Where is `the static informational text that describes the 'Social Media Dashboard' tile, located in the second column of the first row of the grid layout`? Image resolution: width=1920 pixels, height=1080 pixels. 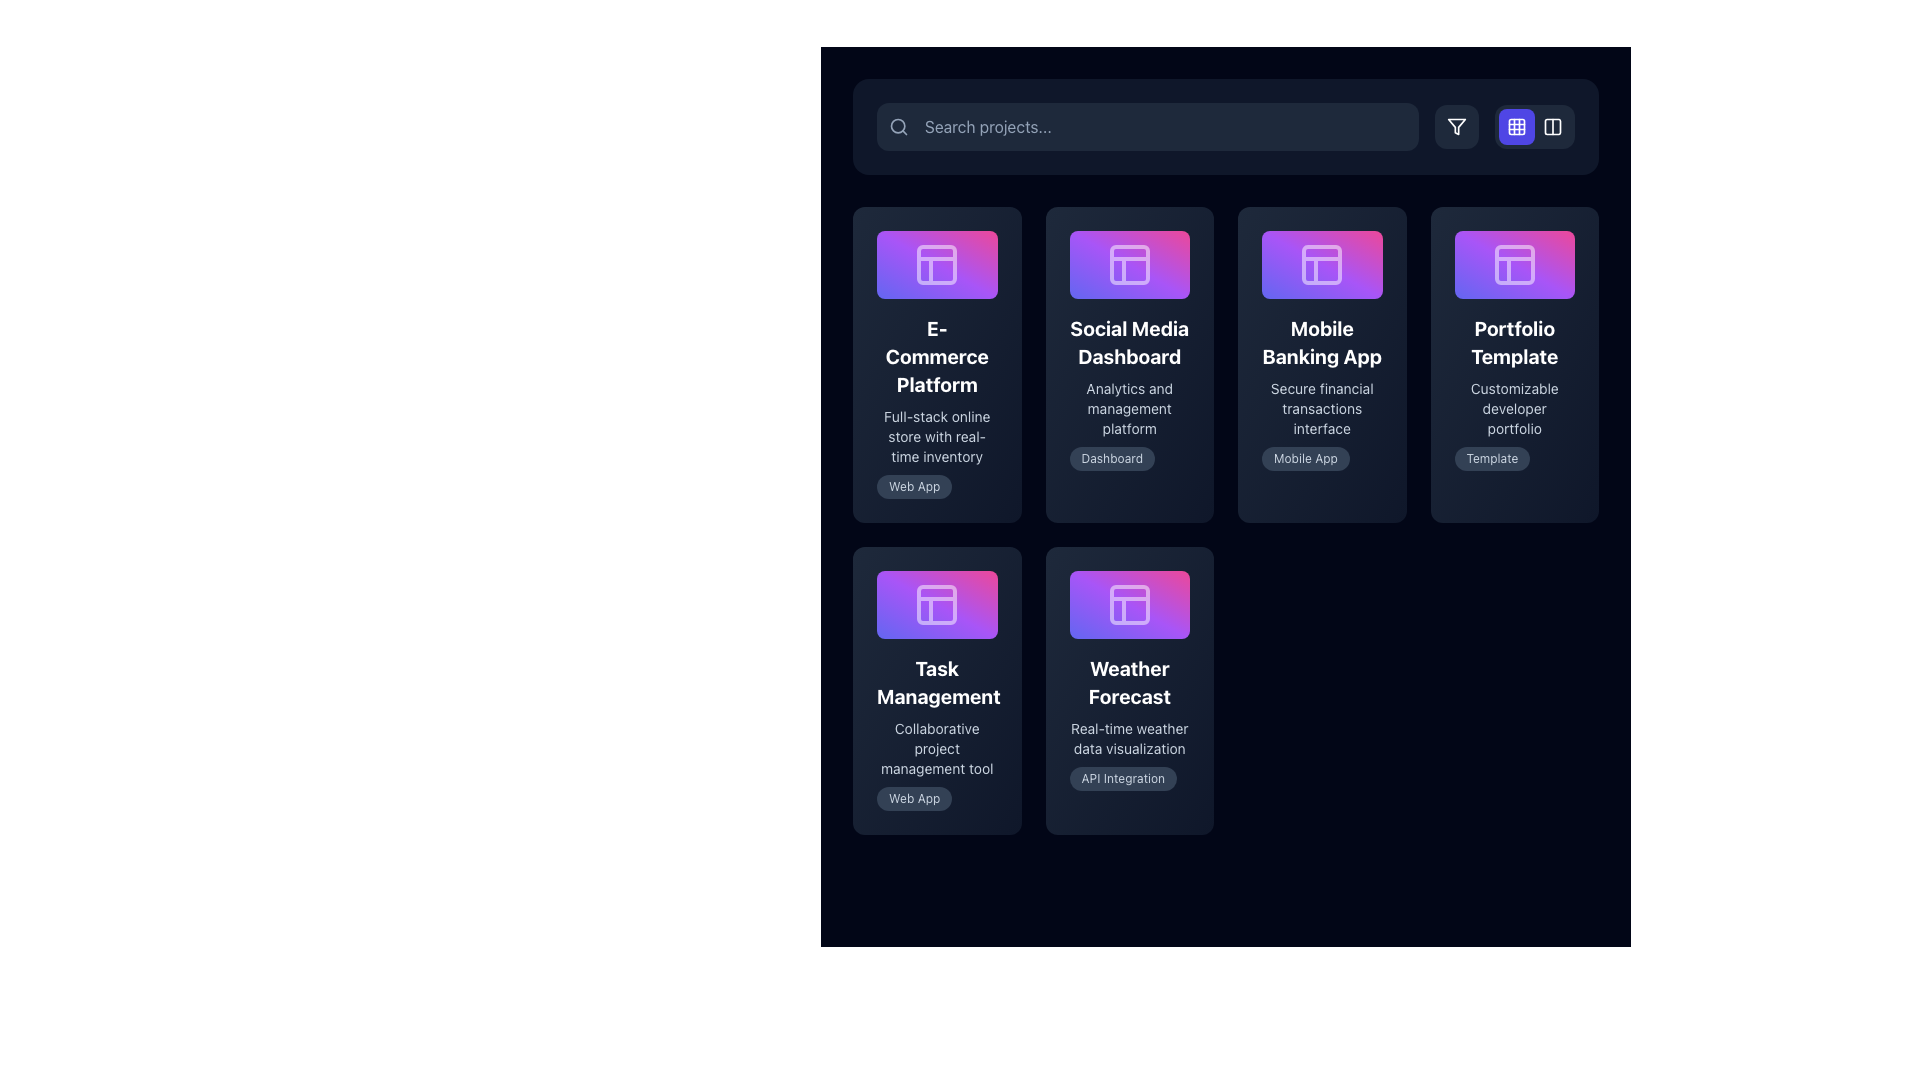
the static informational text that describes the 'Social Media Dashboard' tile, located in the second column of the first row of the grid layout is located at coordinates (1129, 407).